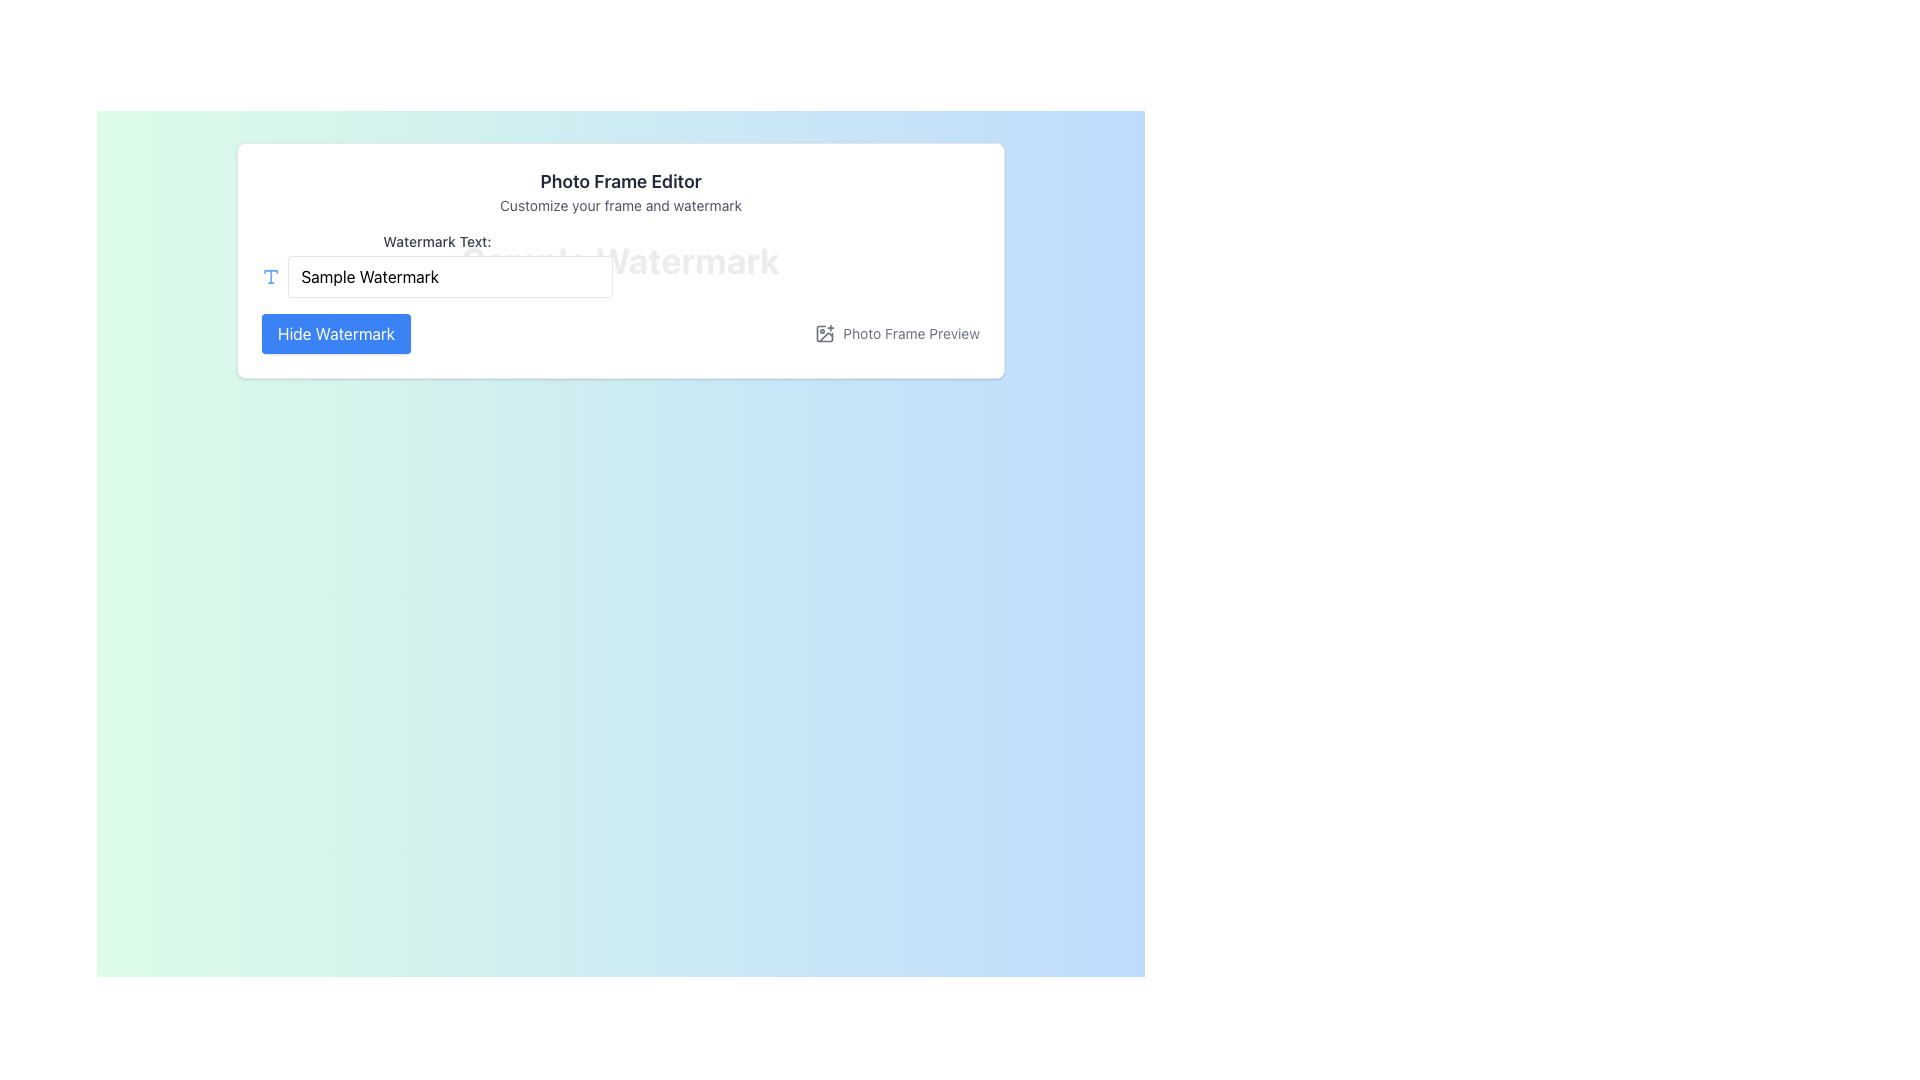 Image resolution: width=1920 pixels, height=1080 pixels. I want to click on the 'Photo Frame Preview' label with icon, which features a photo frame and a plus sign, located in the 'Photo Frame Editor' section, so click(896, 333).